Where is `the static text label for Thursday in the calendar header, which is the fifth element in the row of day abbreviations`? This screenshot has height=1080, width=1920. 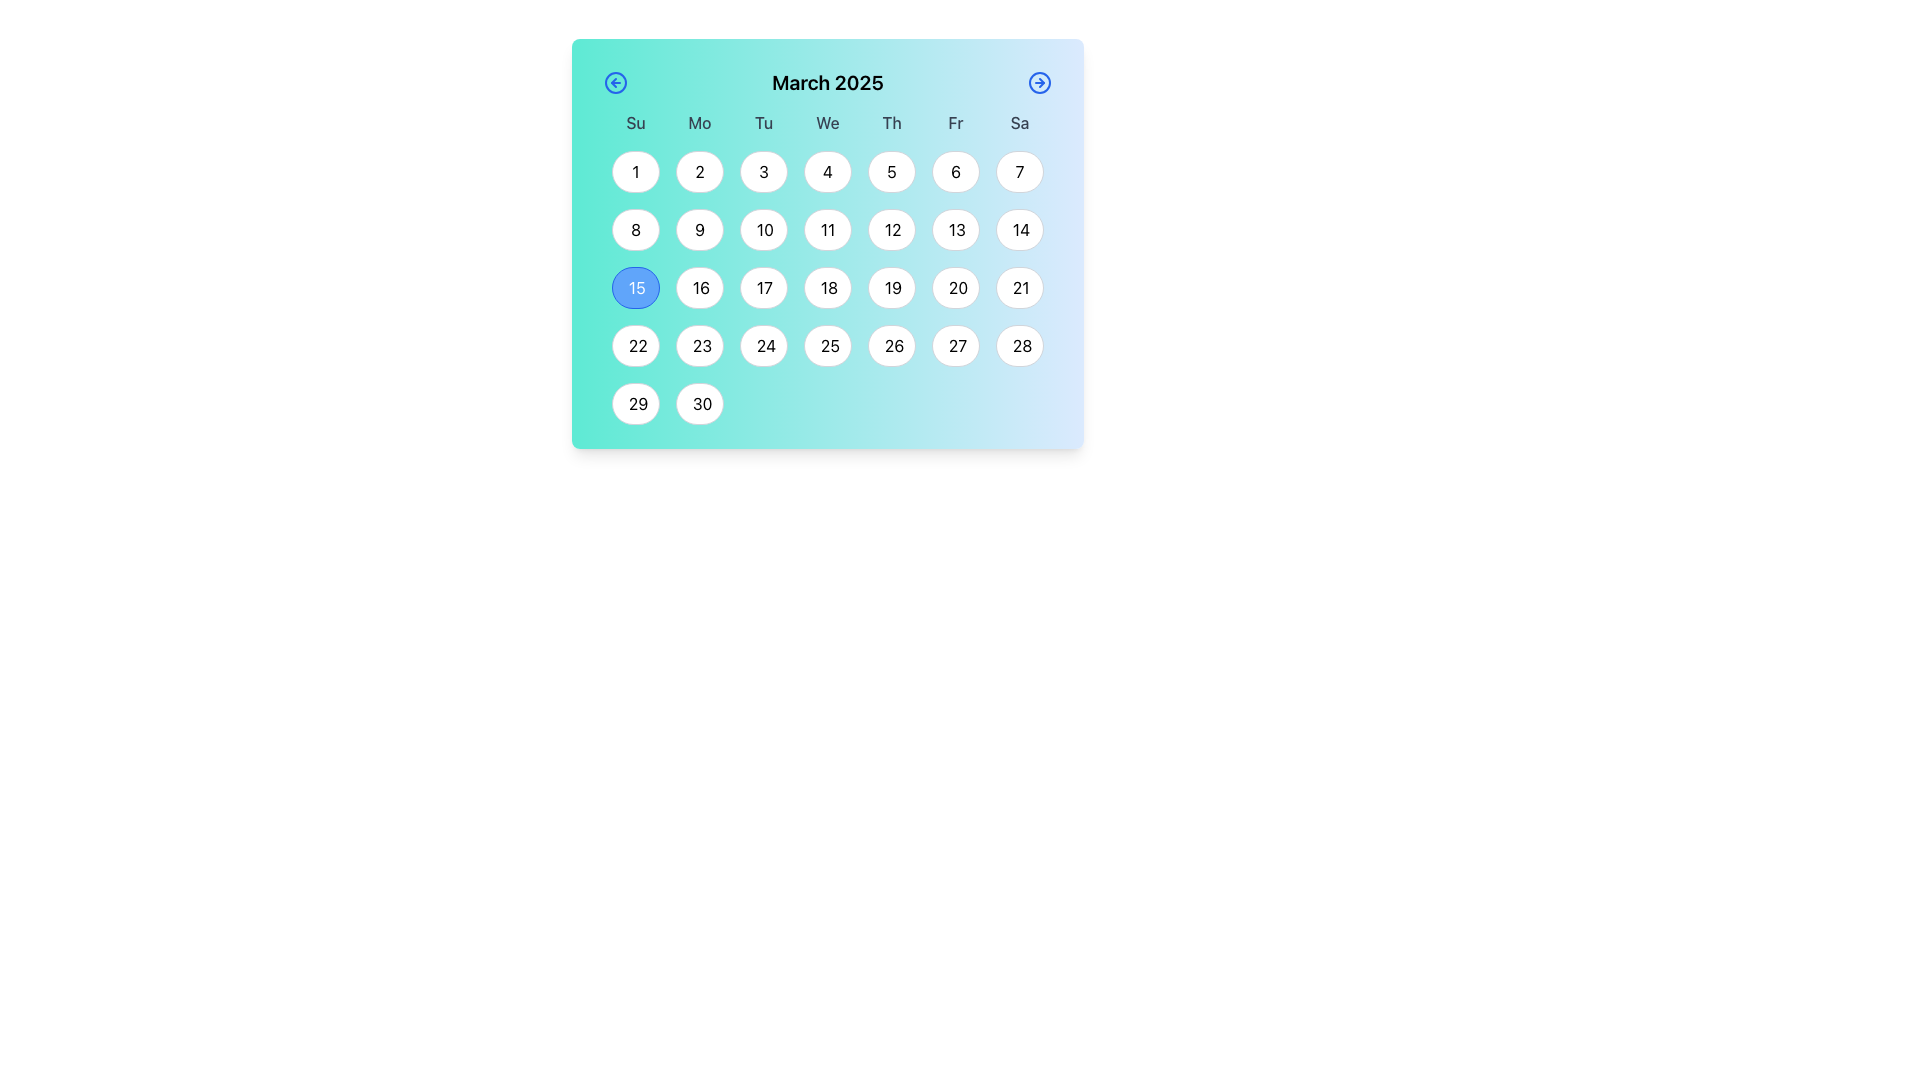 the static text label for Thursday in the calendar header, which is the fifth element in the row of day abbreviations is located at coordinates (891, 123).